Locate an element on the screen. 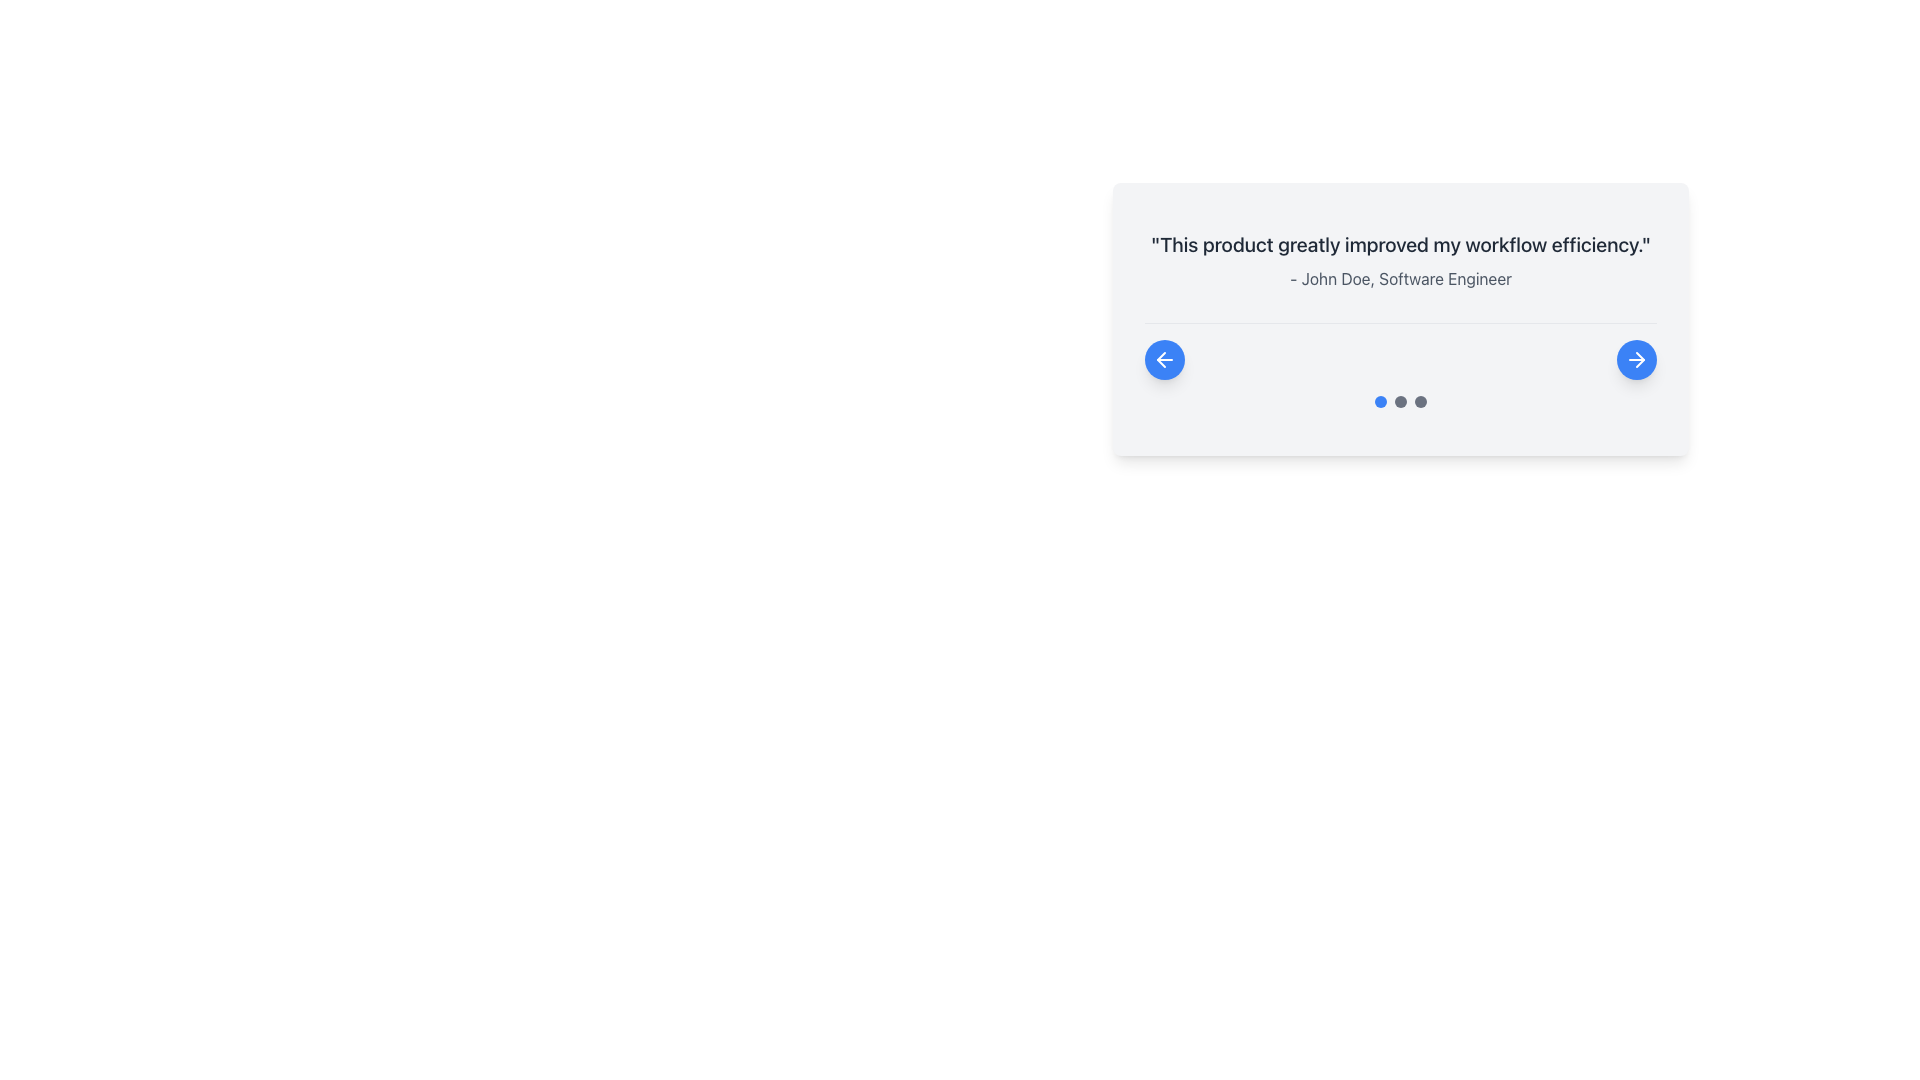 Image resolution: width=1920 pixels, height=1080 pixels. the Carousel Indicator circles located at the bottom section of the testimonial card, which includes three small circle indicators with the first being blue (active) and the others gray (inactive) is located at coordinates (1400, 401).